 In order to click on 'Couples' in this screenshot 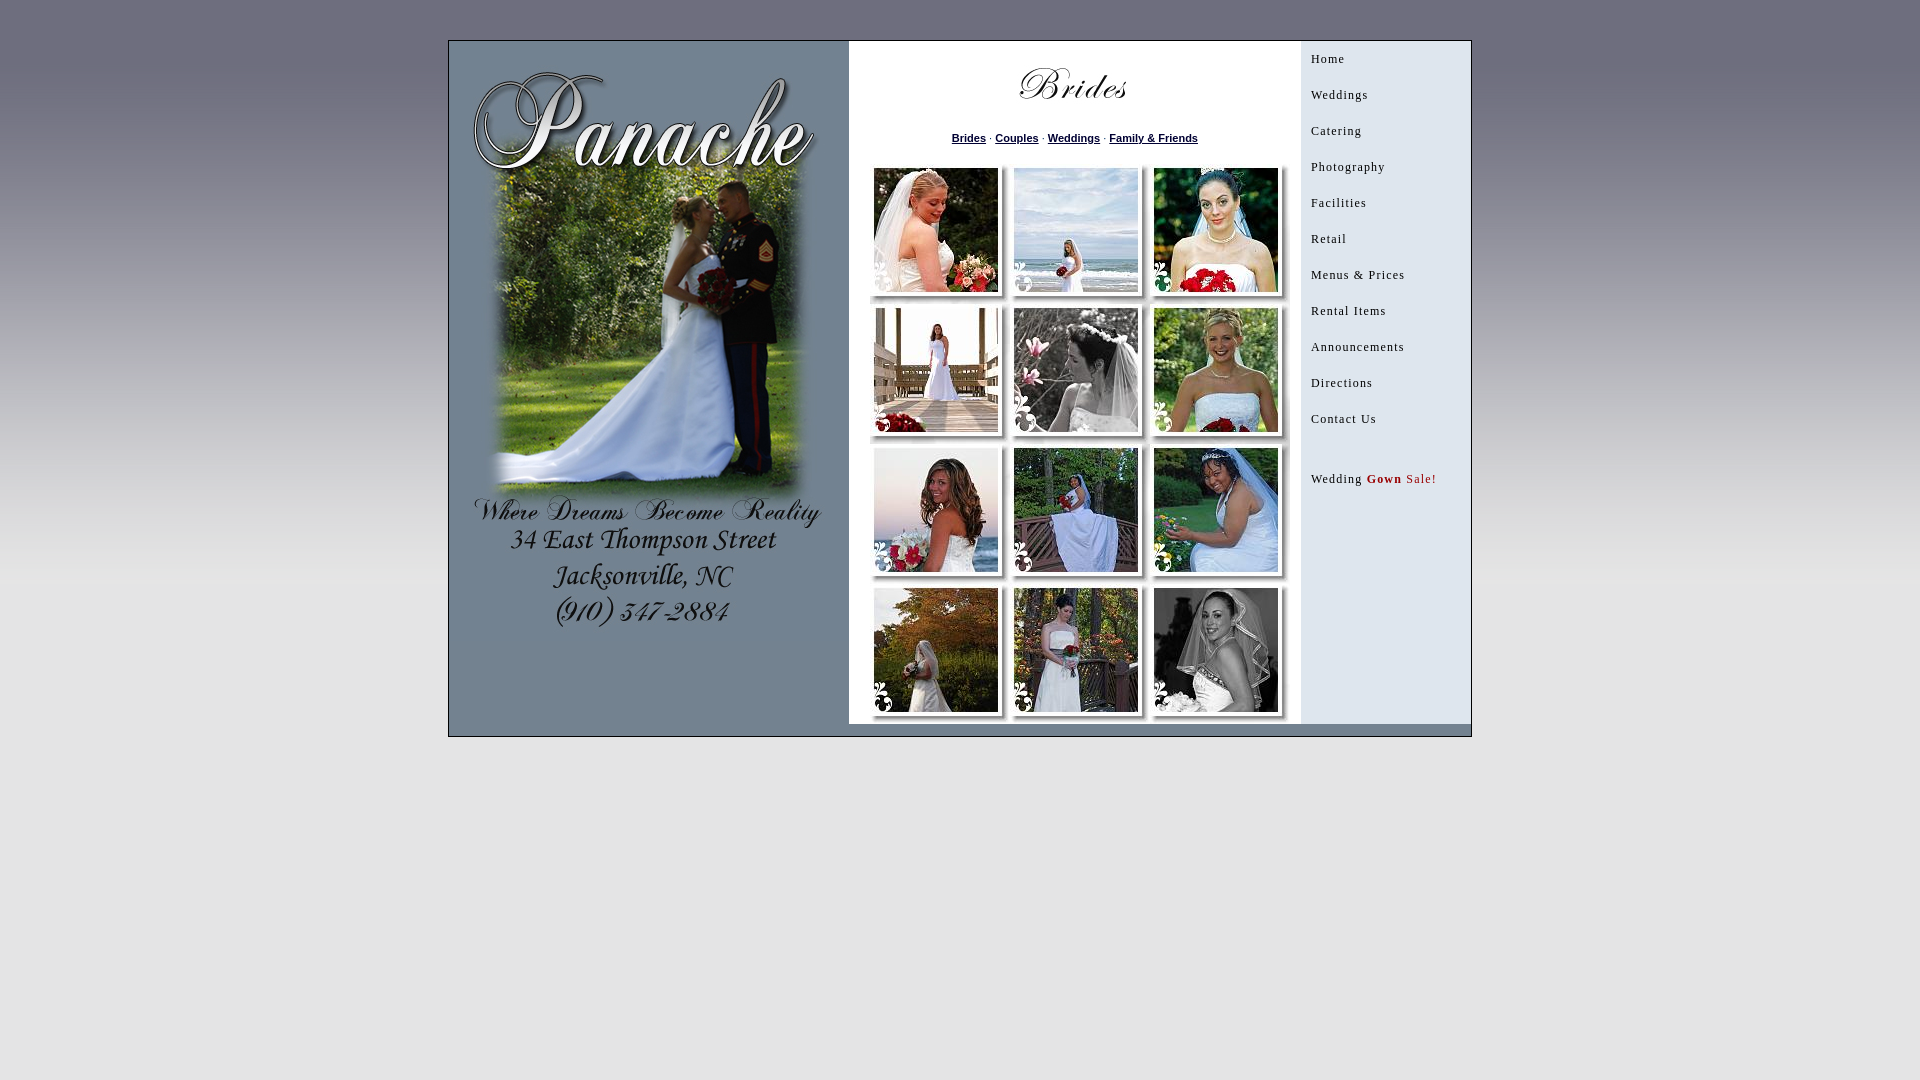, I will do `click(1016, 137)`.